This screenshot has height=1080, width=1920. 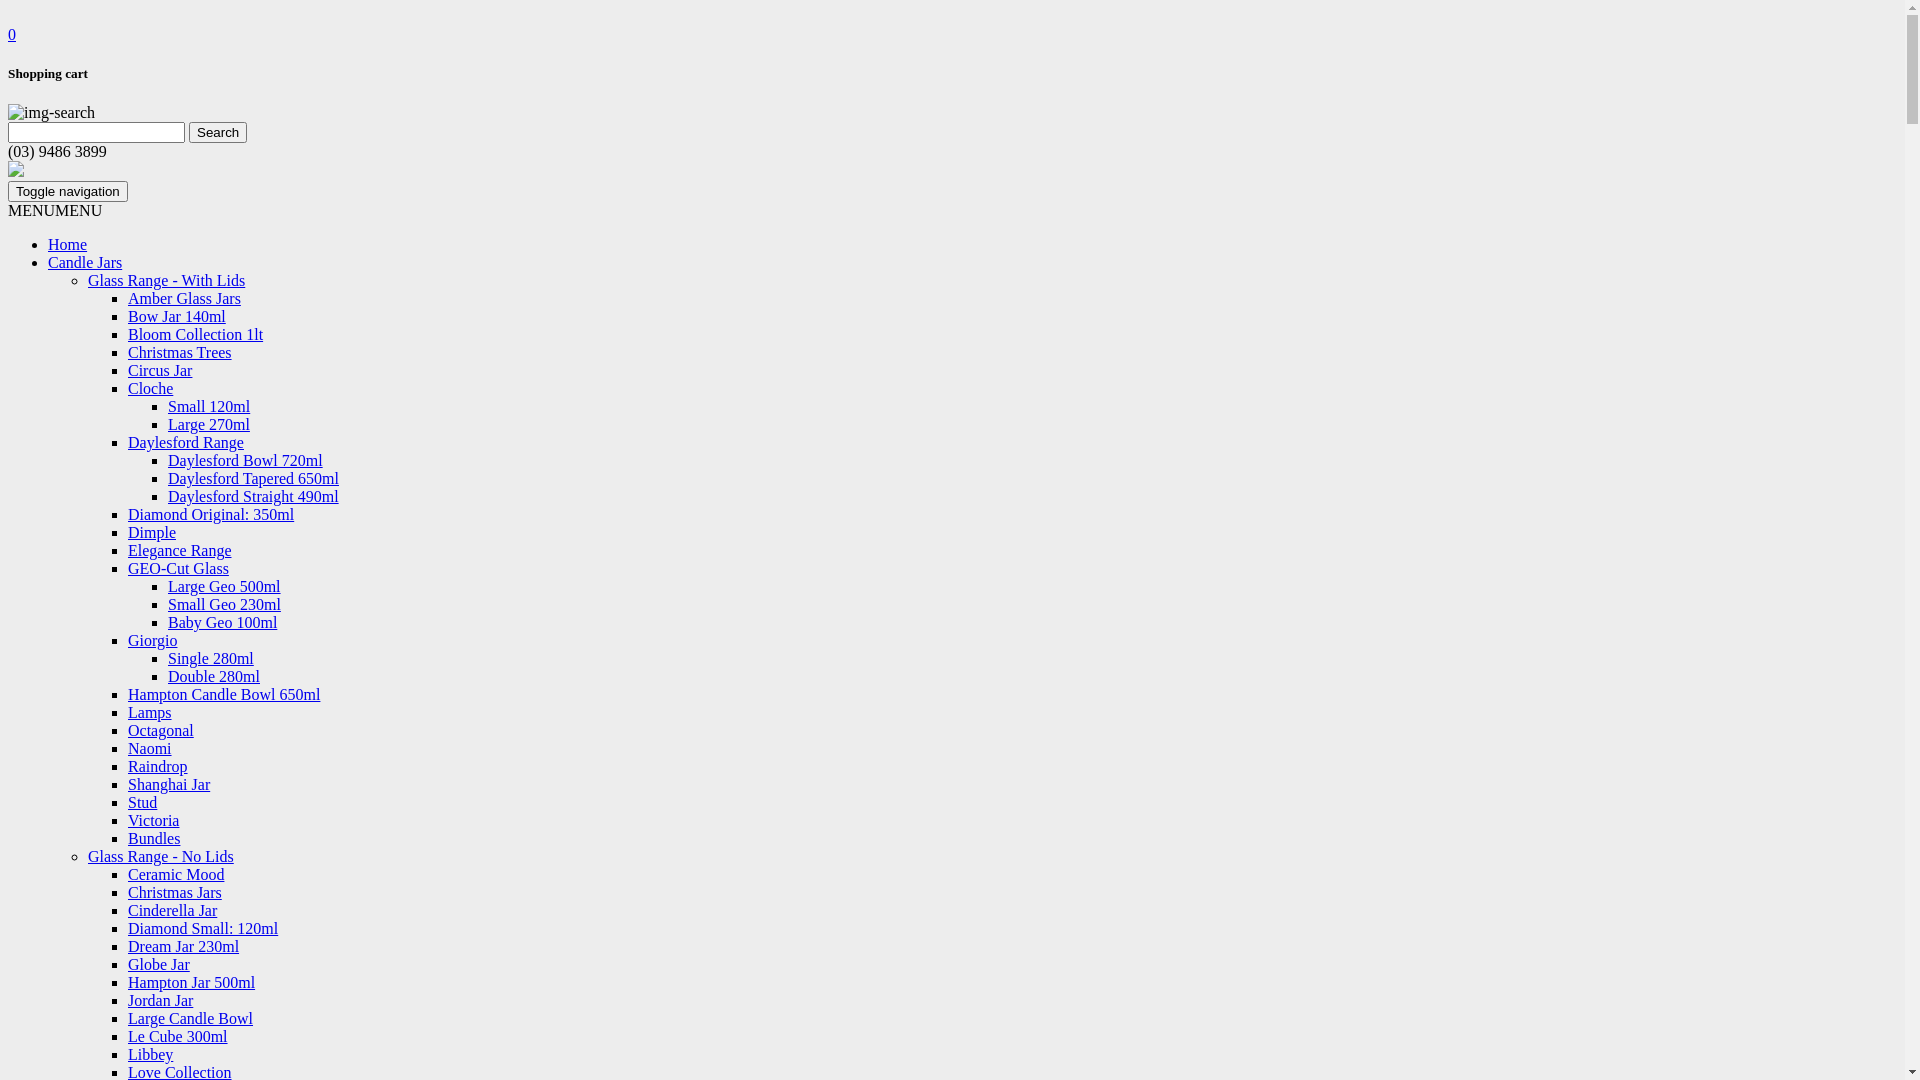 I want to click on 'Libbey', so click(x=149, y=1053).